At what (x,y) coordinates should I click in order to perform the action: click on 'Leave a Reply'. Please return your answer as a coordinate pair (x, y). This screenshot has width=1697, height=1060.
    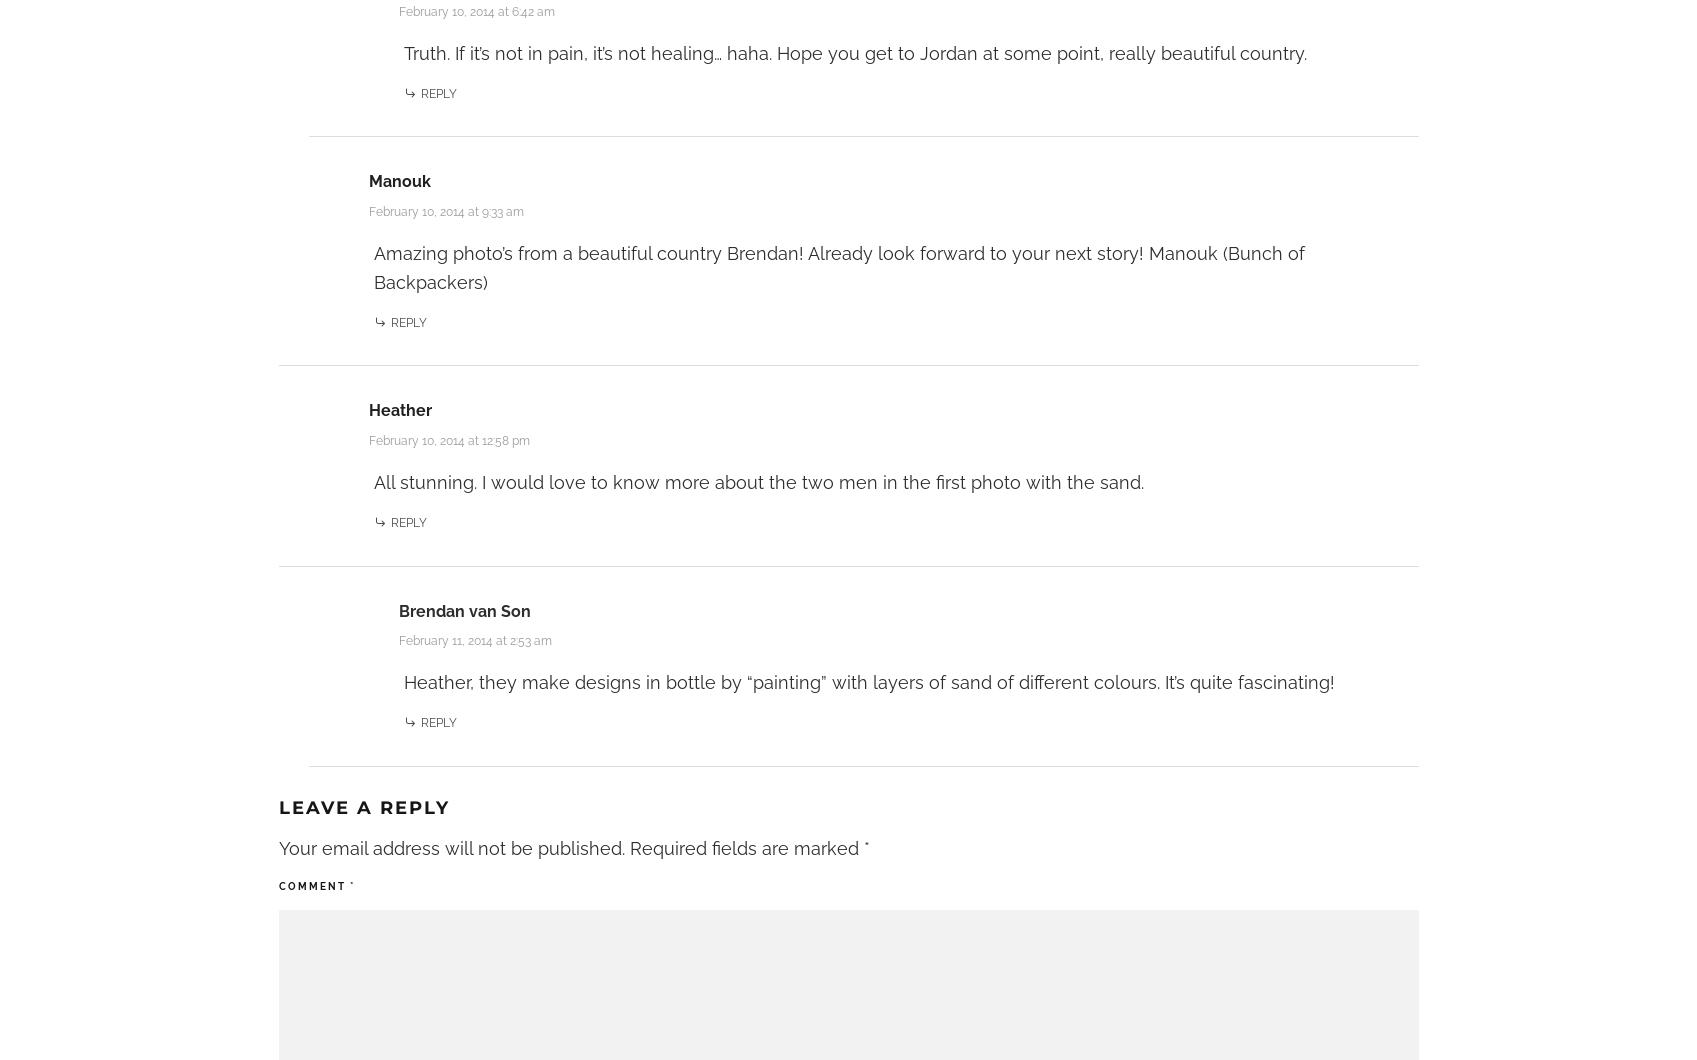
    Looking at the image, I should click on (363, 806).